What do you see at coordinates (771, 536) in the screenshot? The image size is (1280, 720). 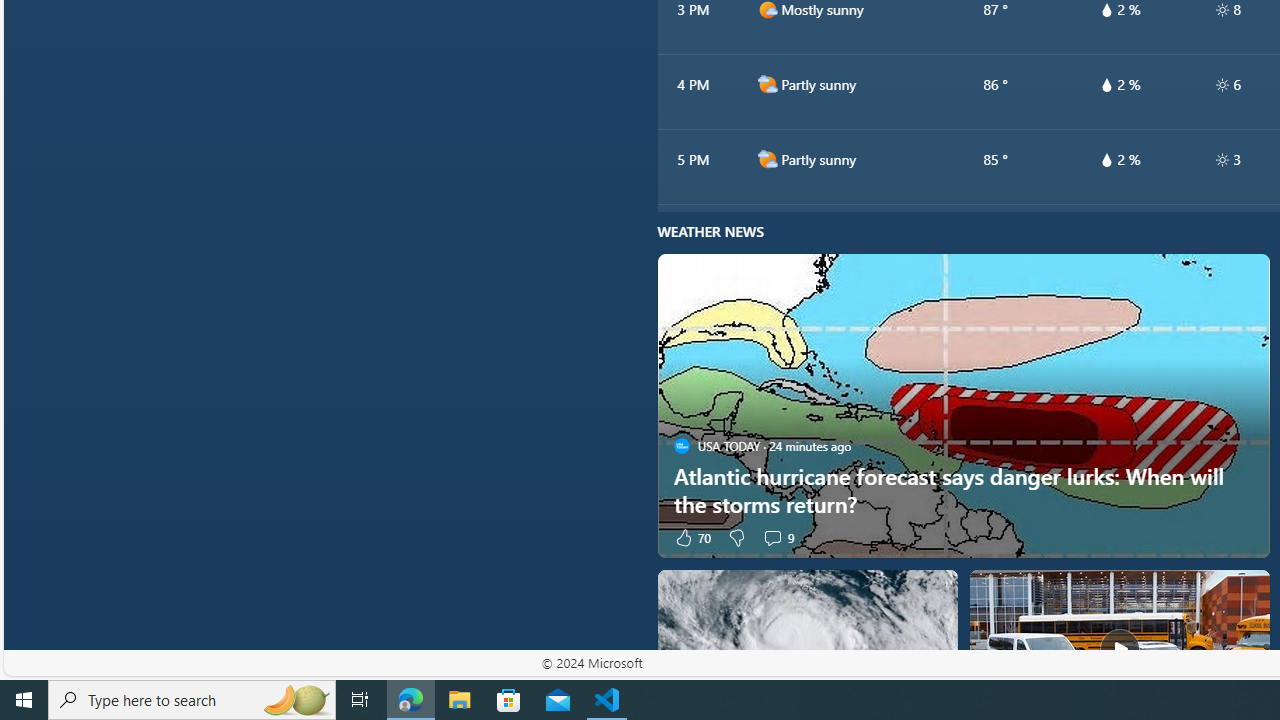 I see `'View comments 9 Comment'` at bounding box center [771, 536].